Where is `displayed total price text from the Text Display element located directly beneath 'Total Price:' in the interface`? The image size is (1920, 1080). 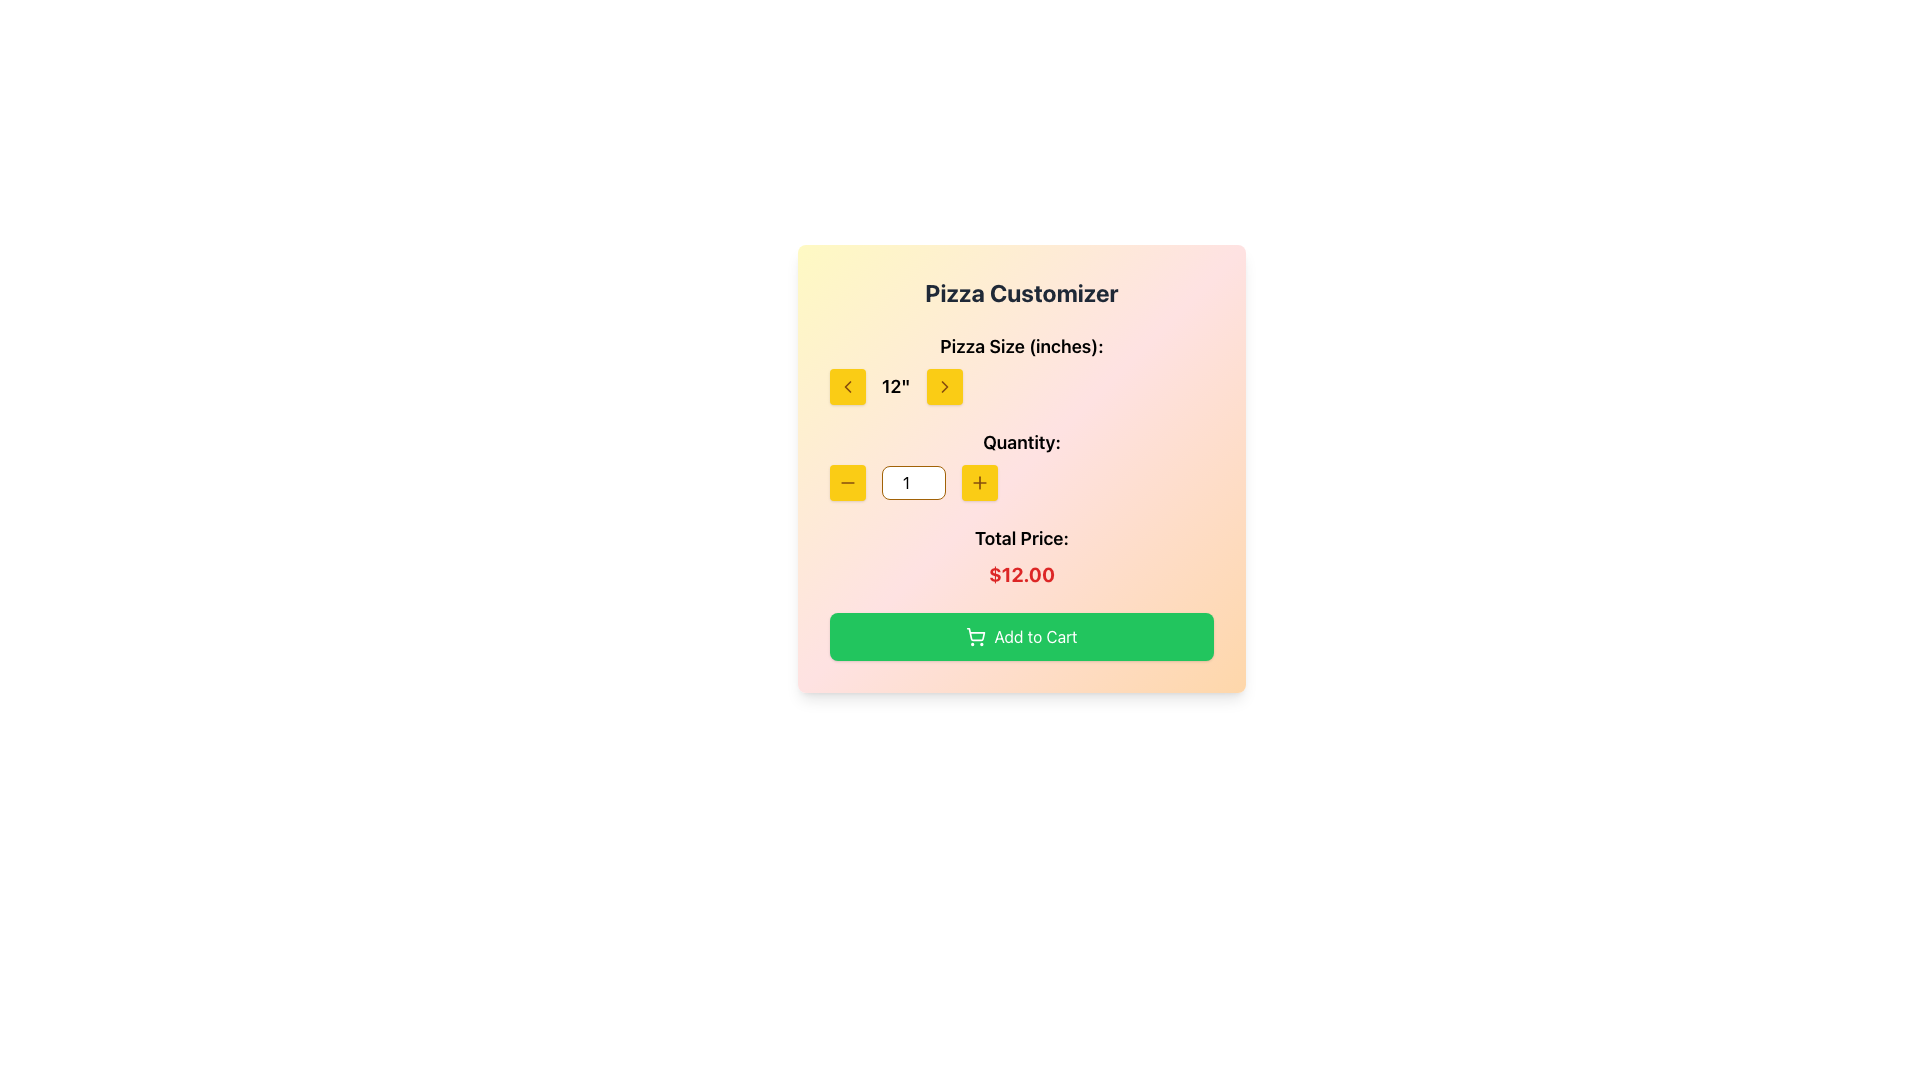
displayed total price text from the Text Display element located directly beneath 'Total Price:' in the interface is located at coordinates (1022, 574).